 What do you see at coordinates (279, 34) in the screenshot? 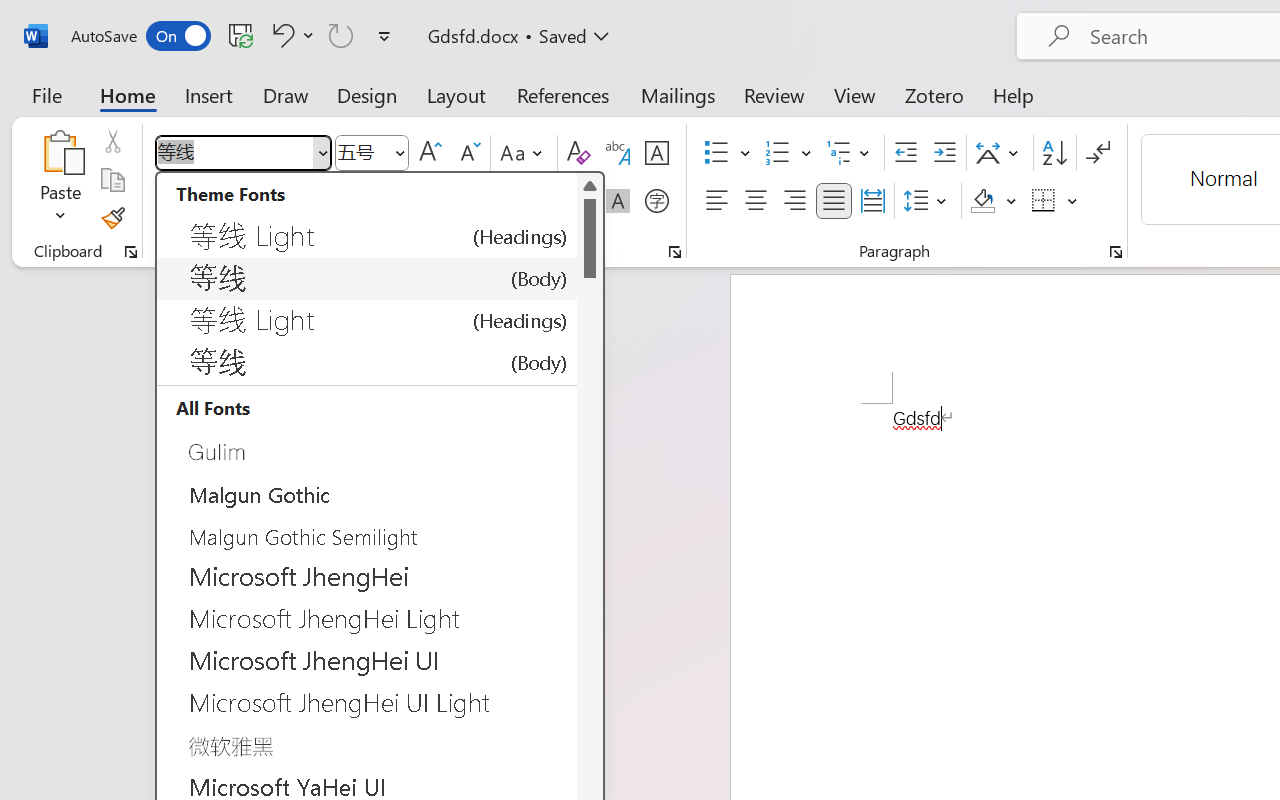
I see `'Undo Style'` at bounding box center [279, 34].